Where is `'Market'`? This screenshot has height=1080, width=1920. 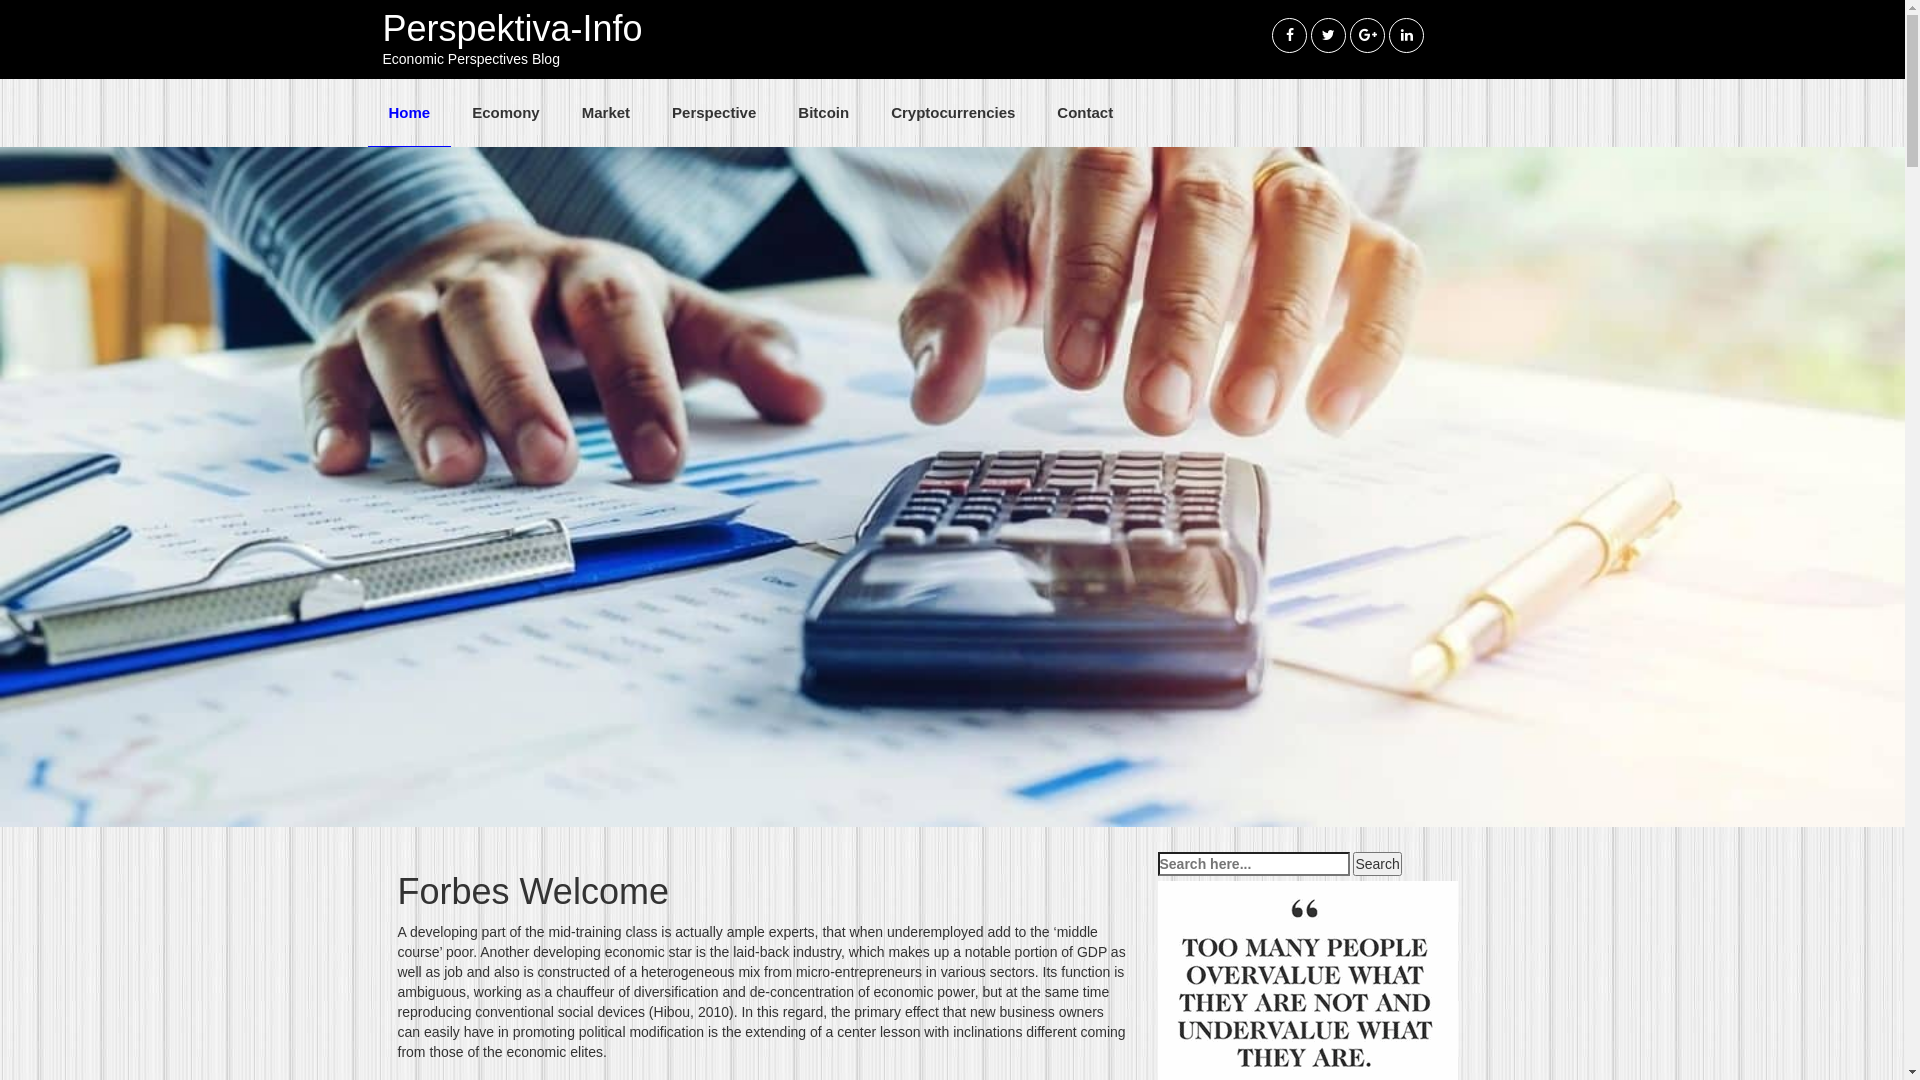
'Market' is located at coordinates (604, 112).